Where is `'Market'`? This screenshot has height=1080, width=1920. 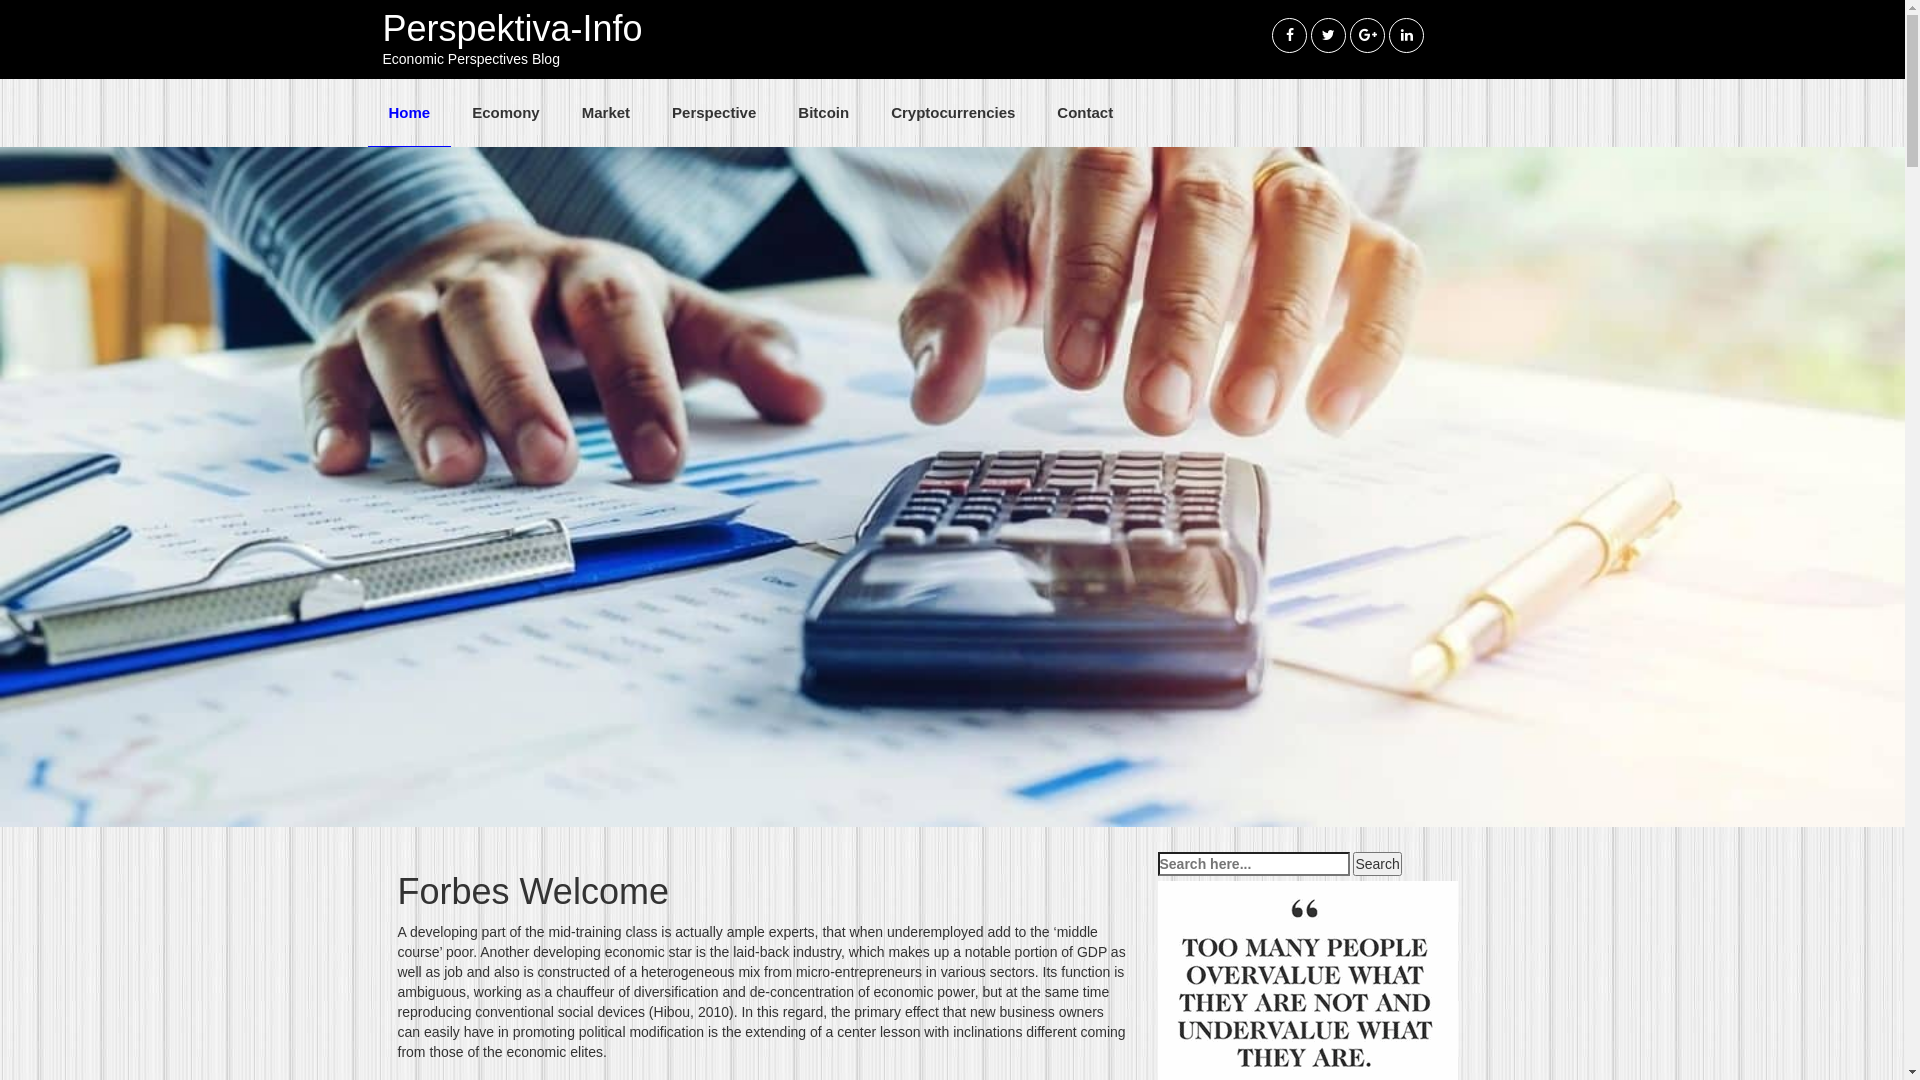
'Market' is located at coordinates (604, 112).